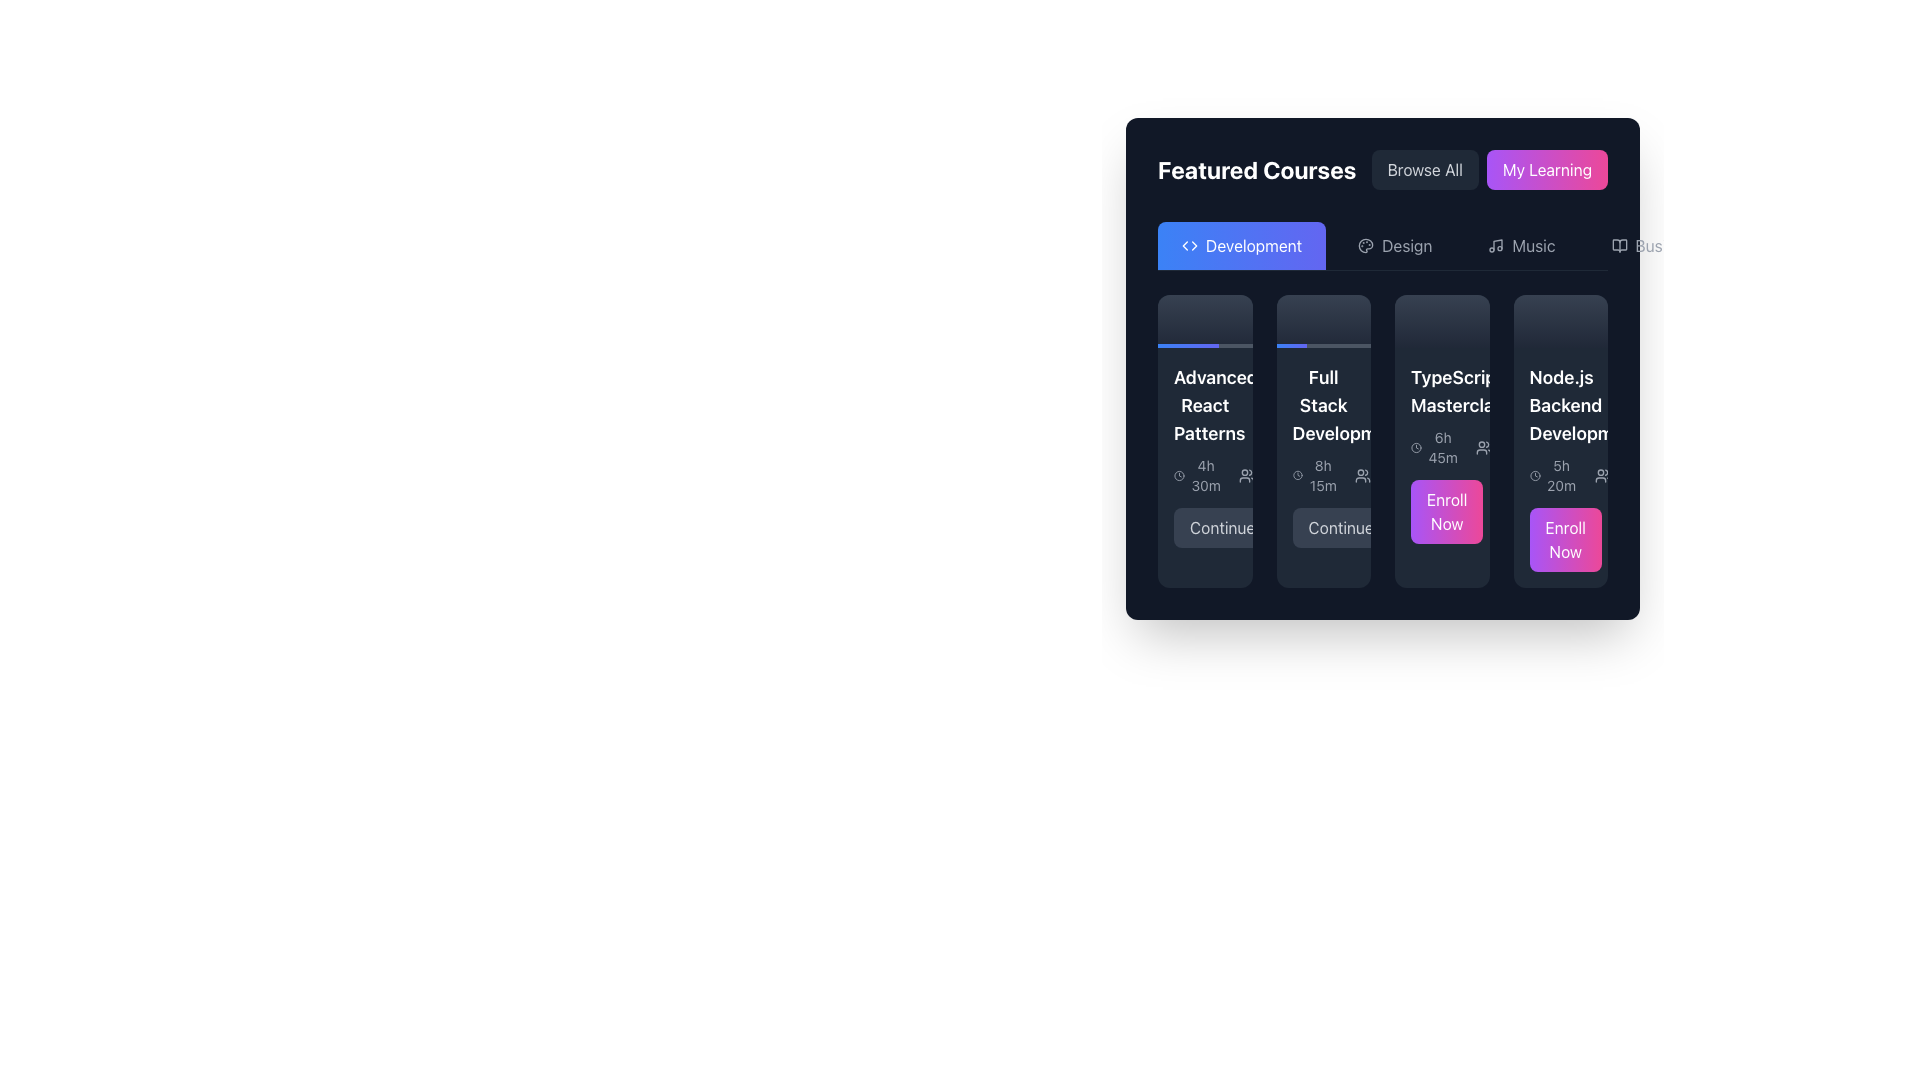 The width and height of the screenshot is (1920, 1080). What do you see at coordinates (1559, 405) in the screenshot?
I see `the text label displaying 'Node.js Backend Development', which is prominently styled in white on a dark background and is part of the far-right card in a horizontal list of course offerings` at bounding box center [1559, 405].